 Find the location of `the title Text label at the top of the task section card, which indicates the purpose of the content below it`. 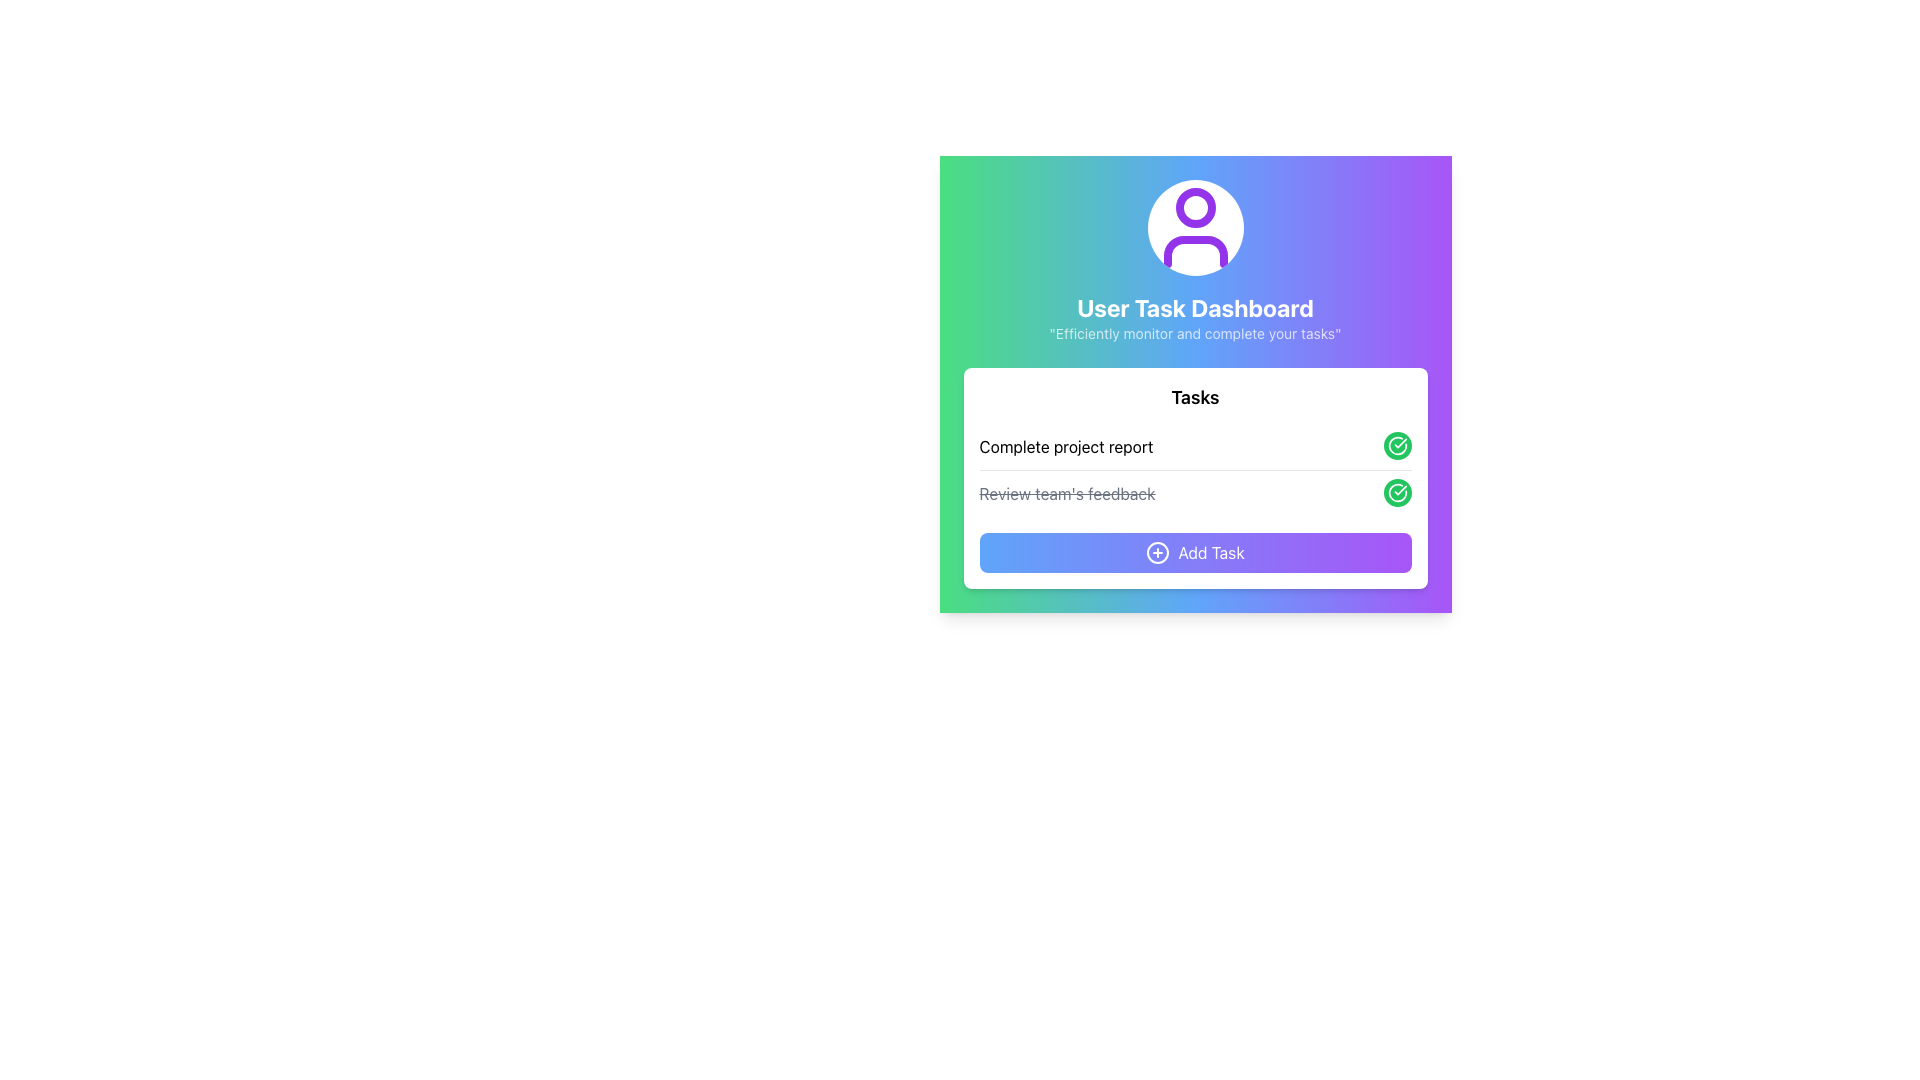

the title Text label at the top of the task section card, which indicates the purpose of the content below it is located at coordinates (1195, 397).